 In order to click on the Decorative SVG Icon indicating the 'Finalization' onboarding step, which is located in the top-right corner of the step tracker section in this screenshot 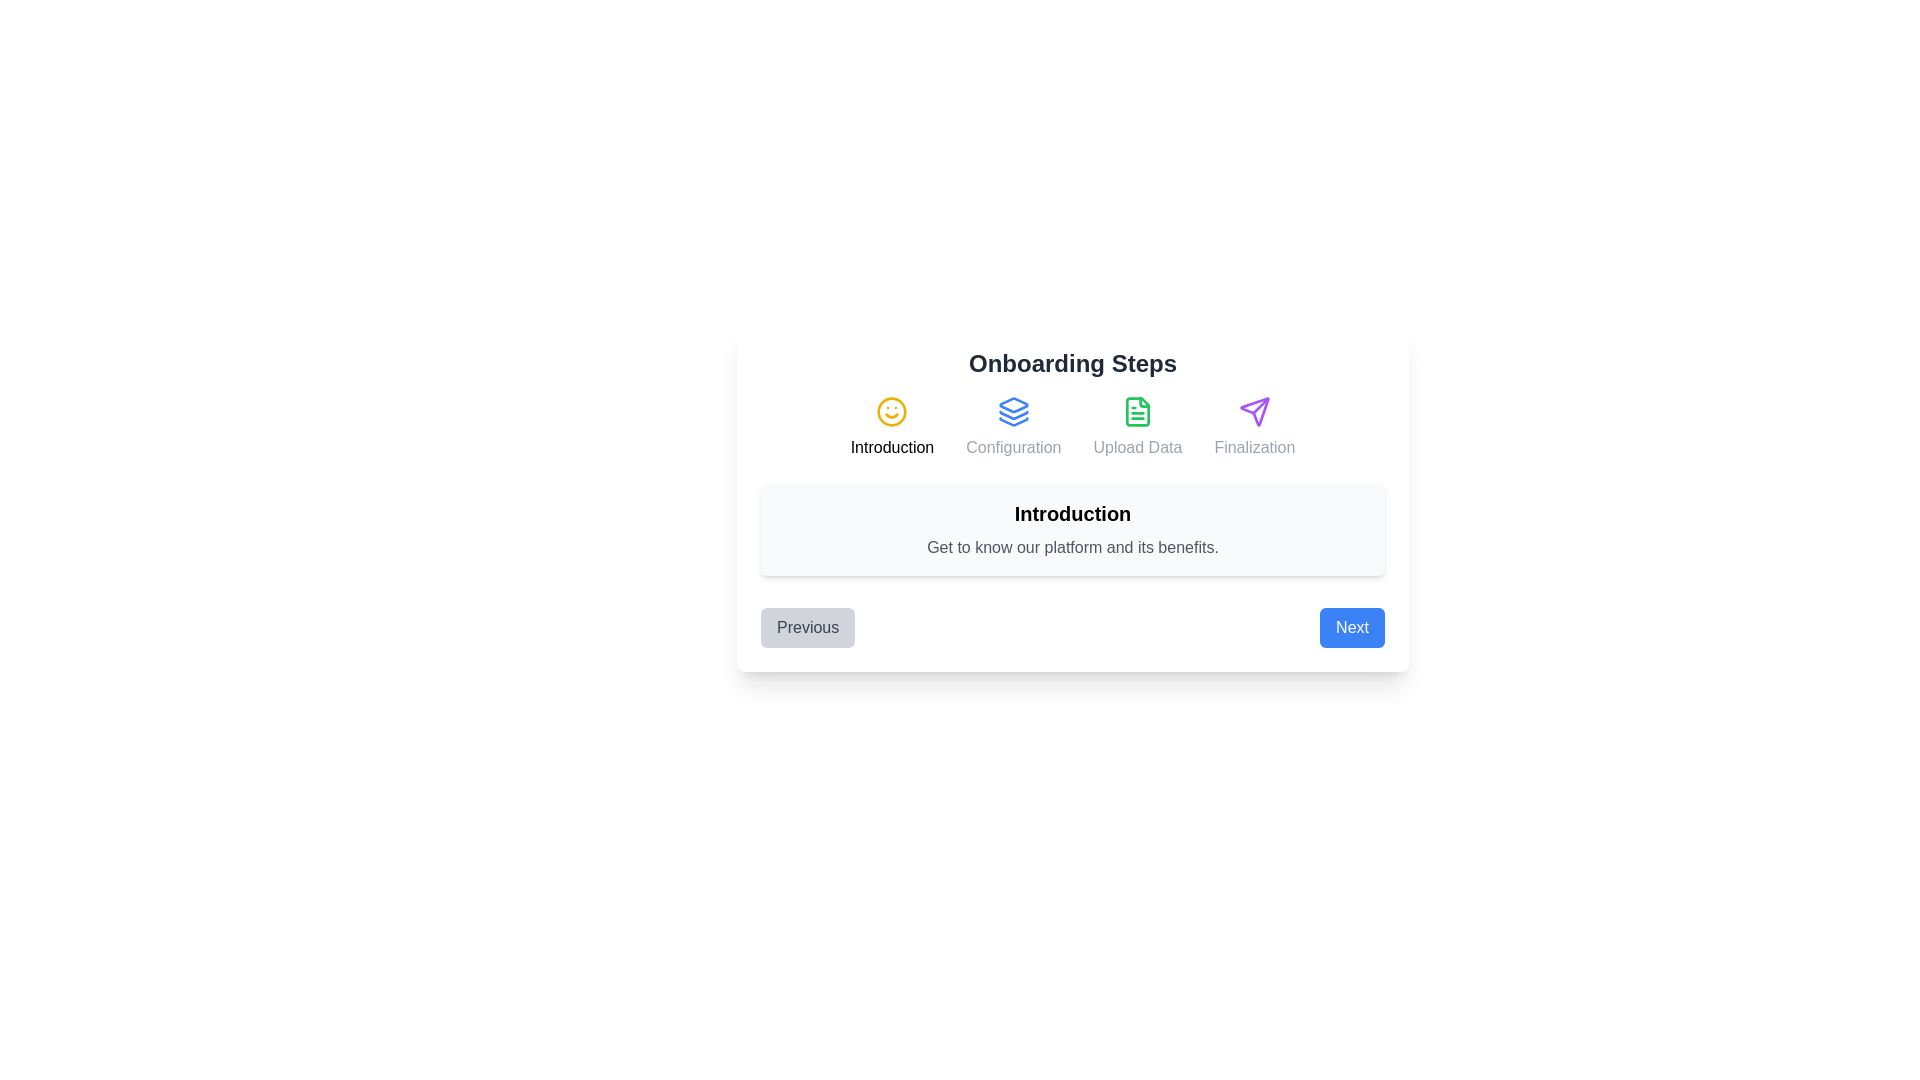, I will do `click(1253, 411)`.